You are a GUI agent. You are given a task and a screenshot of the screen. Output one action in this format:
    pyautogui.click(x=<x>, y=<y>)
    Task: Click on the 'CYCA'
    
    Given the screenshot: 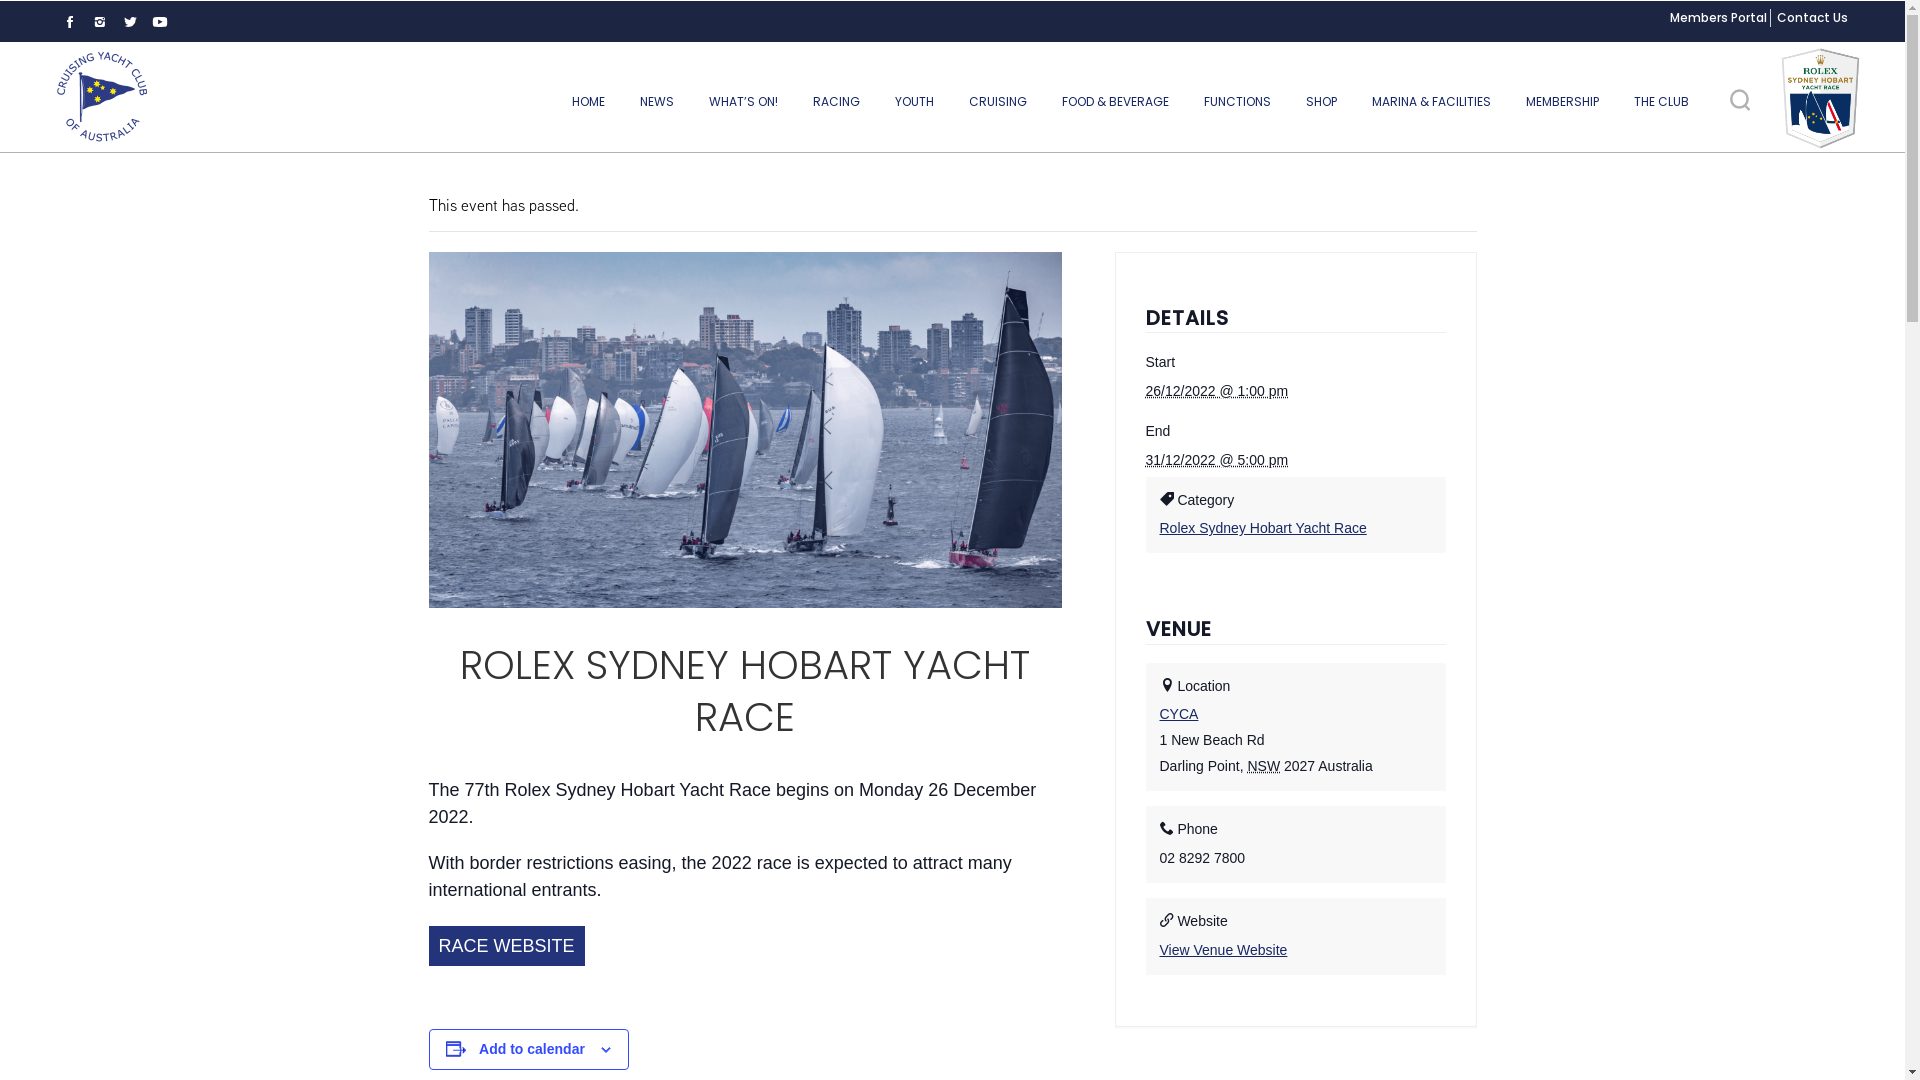 What is the action you would take?
    pyautogui.click(x=1179, y=712)
    